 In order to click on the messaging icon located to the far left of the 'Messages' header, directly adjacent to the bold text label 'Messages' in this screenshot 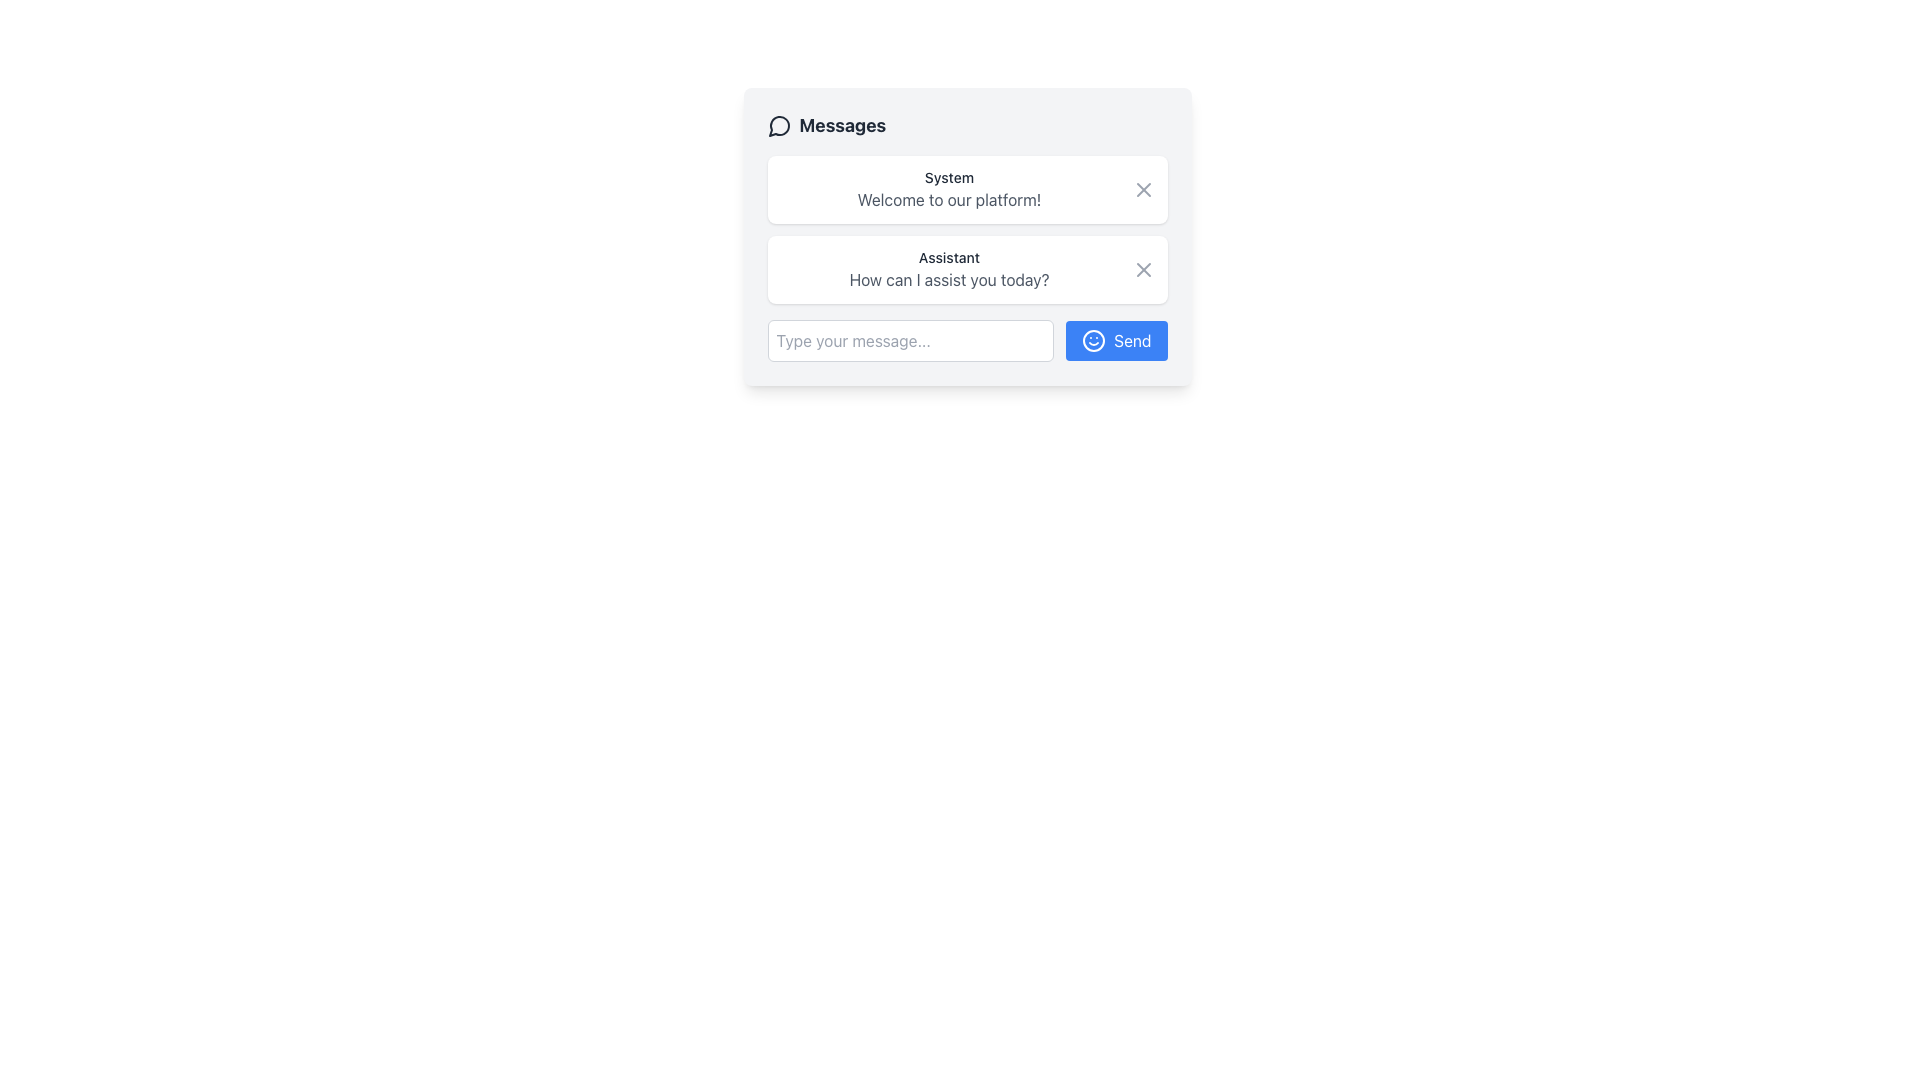, I will do `click(778, 126)`.